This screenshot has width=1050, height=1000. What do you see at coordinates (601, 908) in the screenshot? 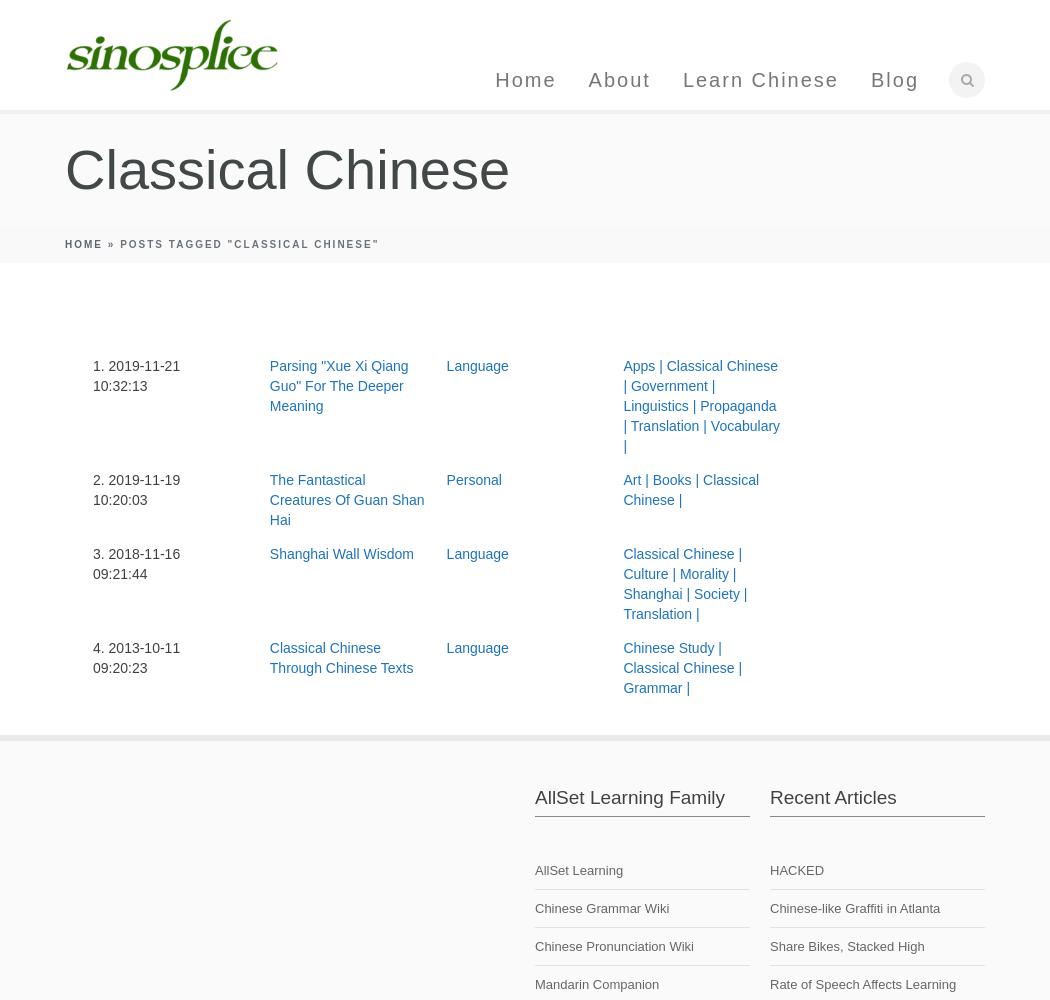
I see `'Chinese Grammar Wiki'` at bounding box center [601, 908].